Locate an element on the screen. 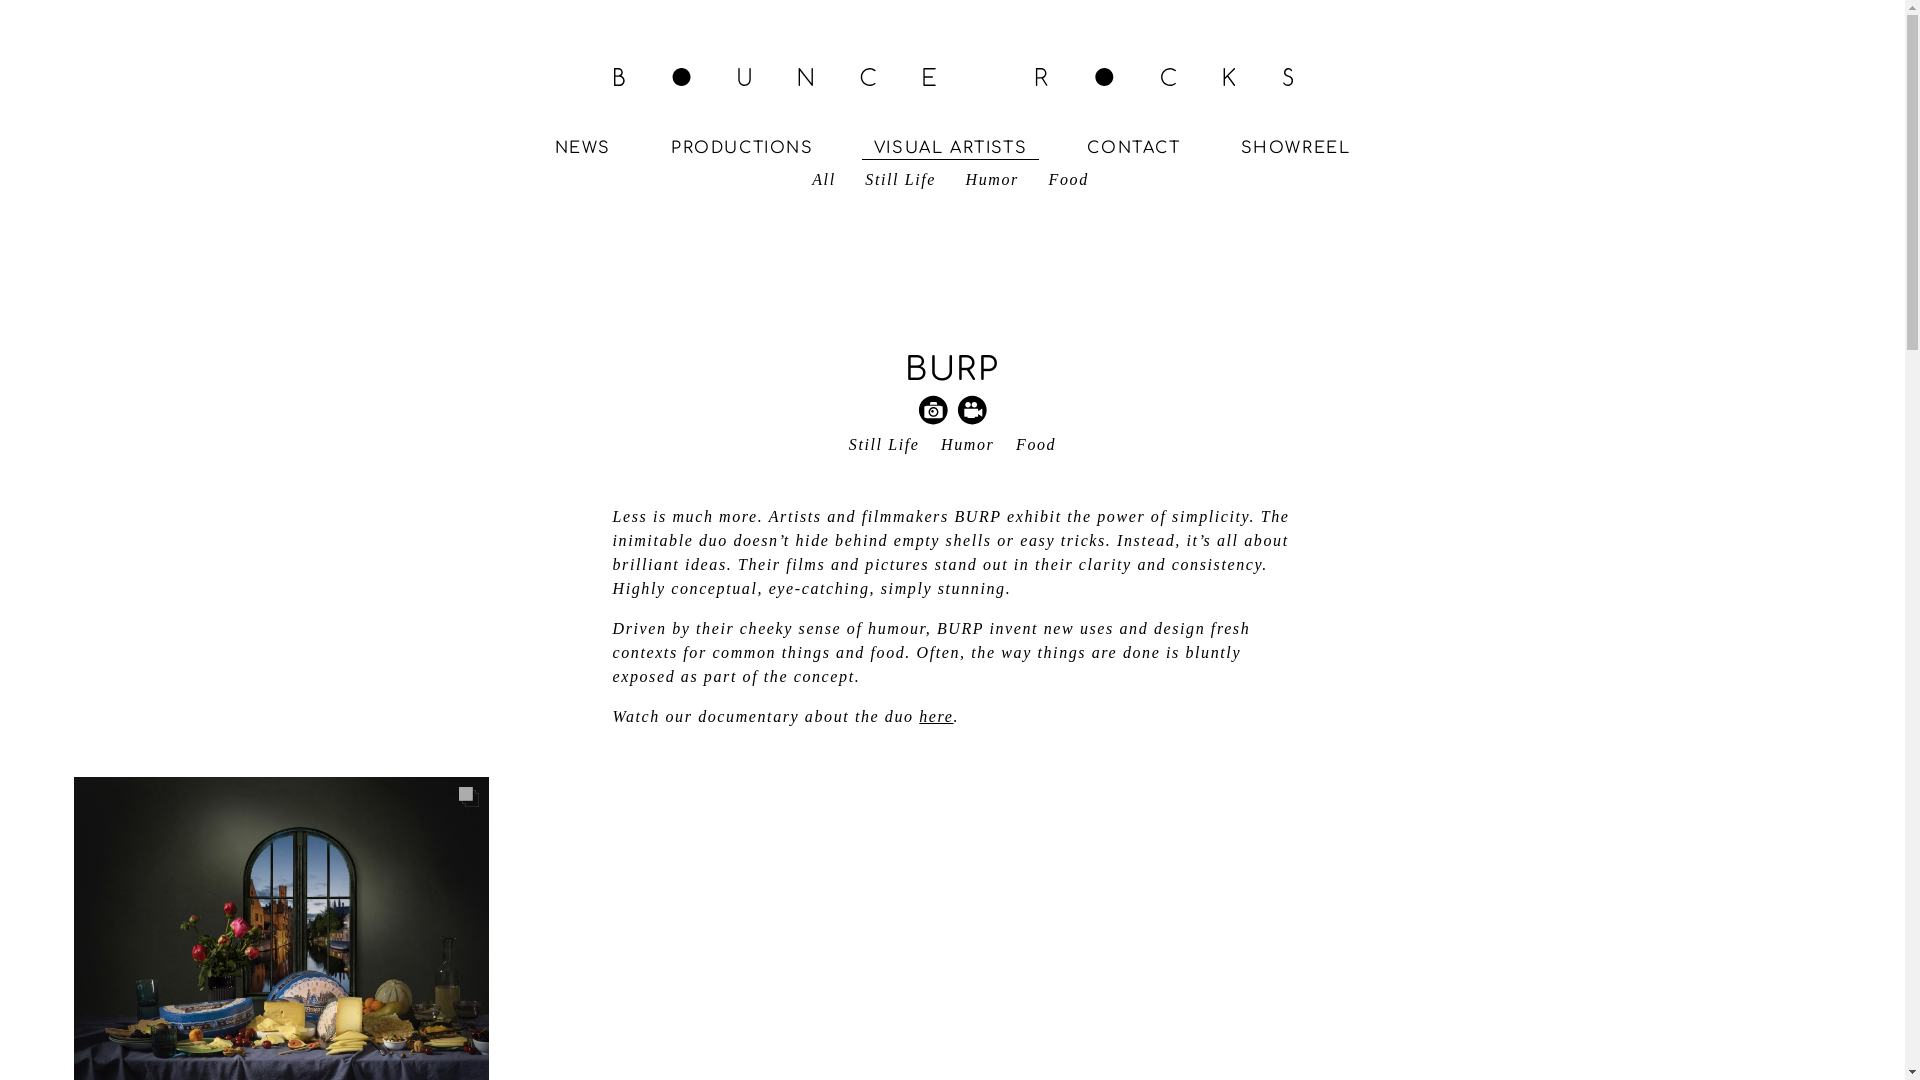  'Still Life' is located at coordinates (899, 178).